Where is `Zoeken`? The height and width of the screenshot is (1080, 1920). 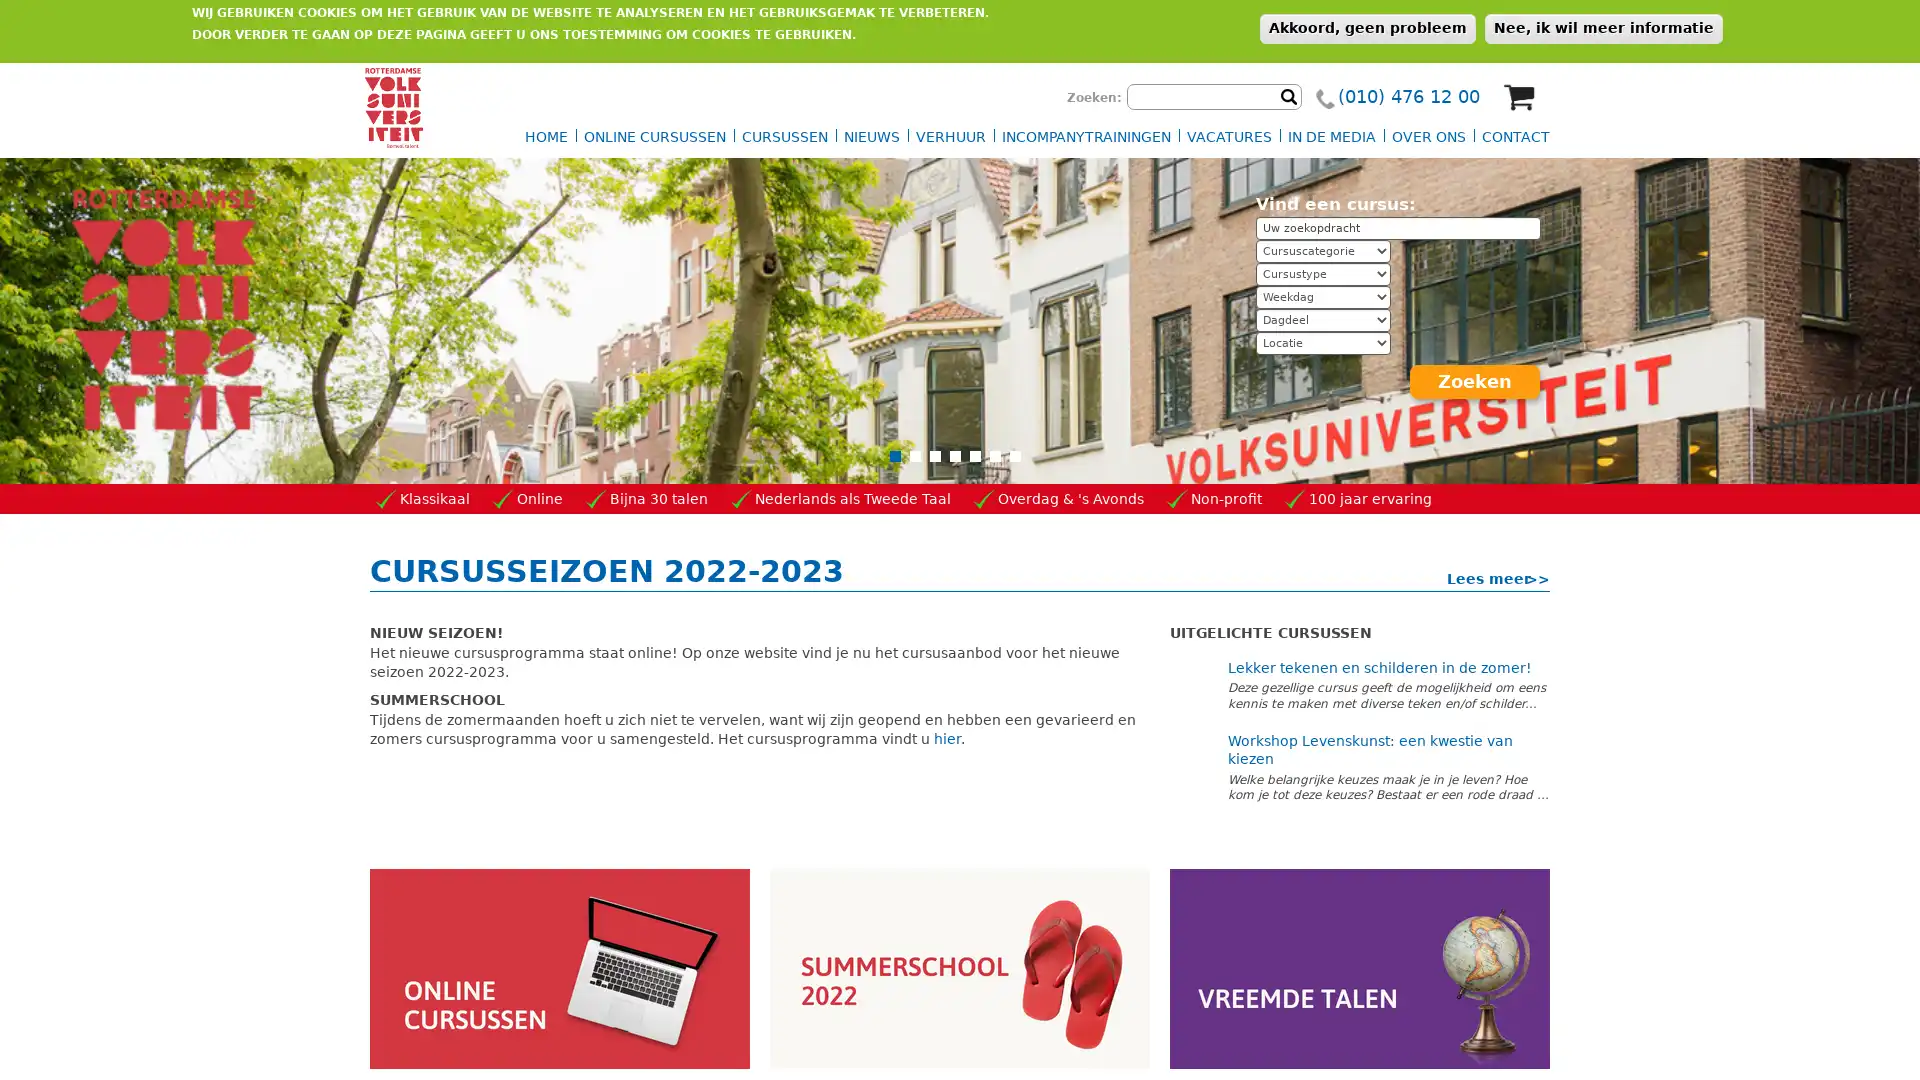 Zoeken is located at coordinates (1474, 381).